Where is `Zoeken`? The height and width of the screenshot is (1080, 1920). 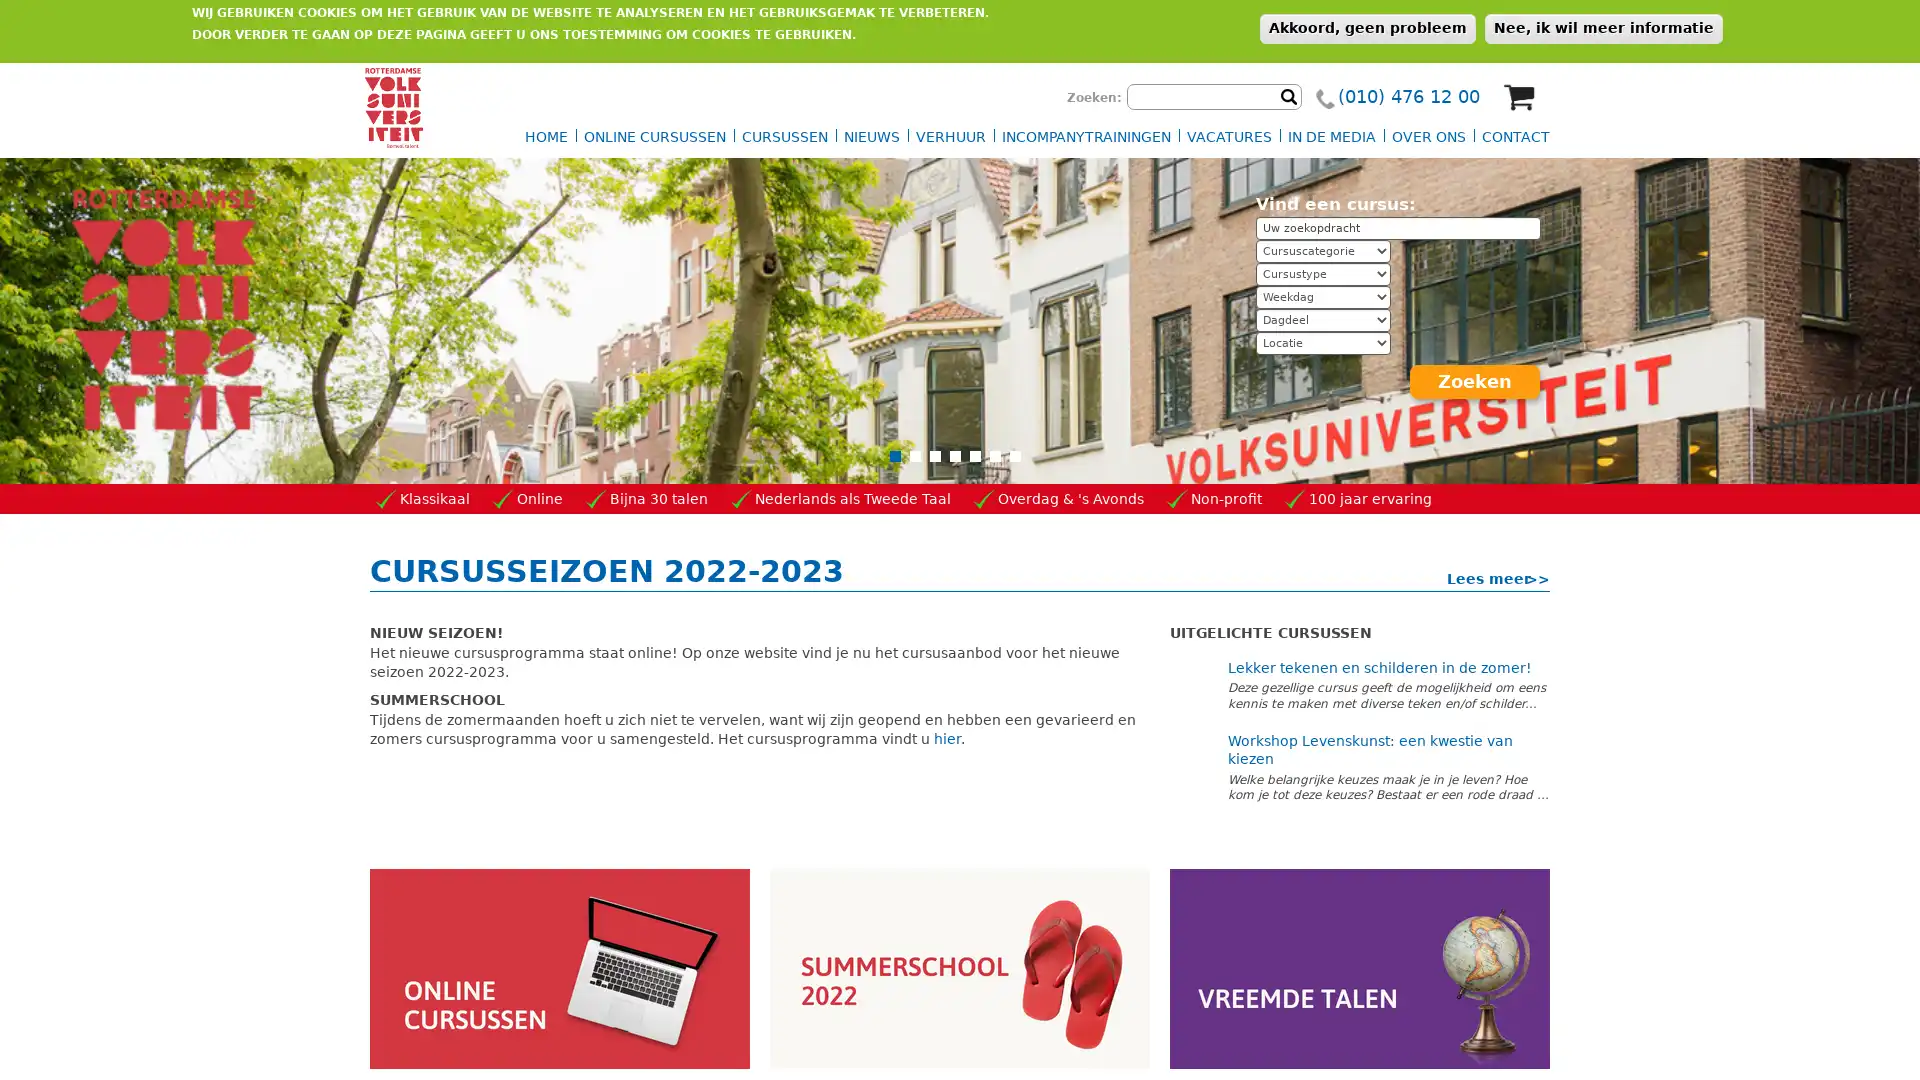 Zoeken is located at coordinates (1474, 381).